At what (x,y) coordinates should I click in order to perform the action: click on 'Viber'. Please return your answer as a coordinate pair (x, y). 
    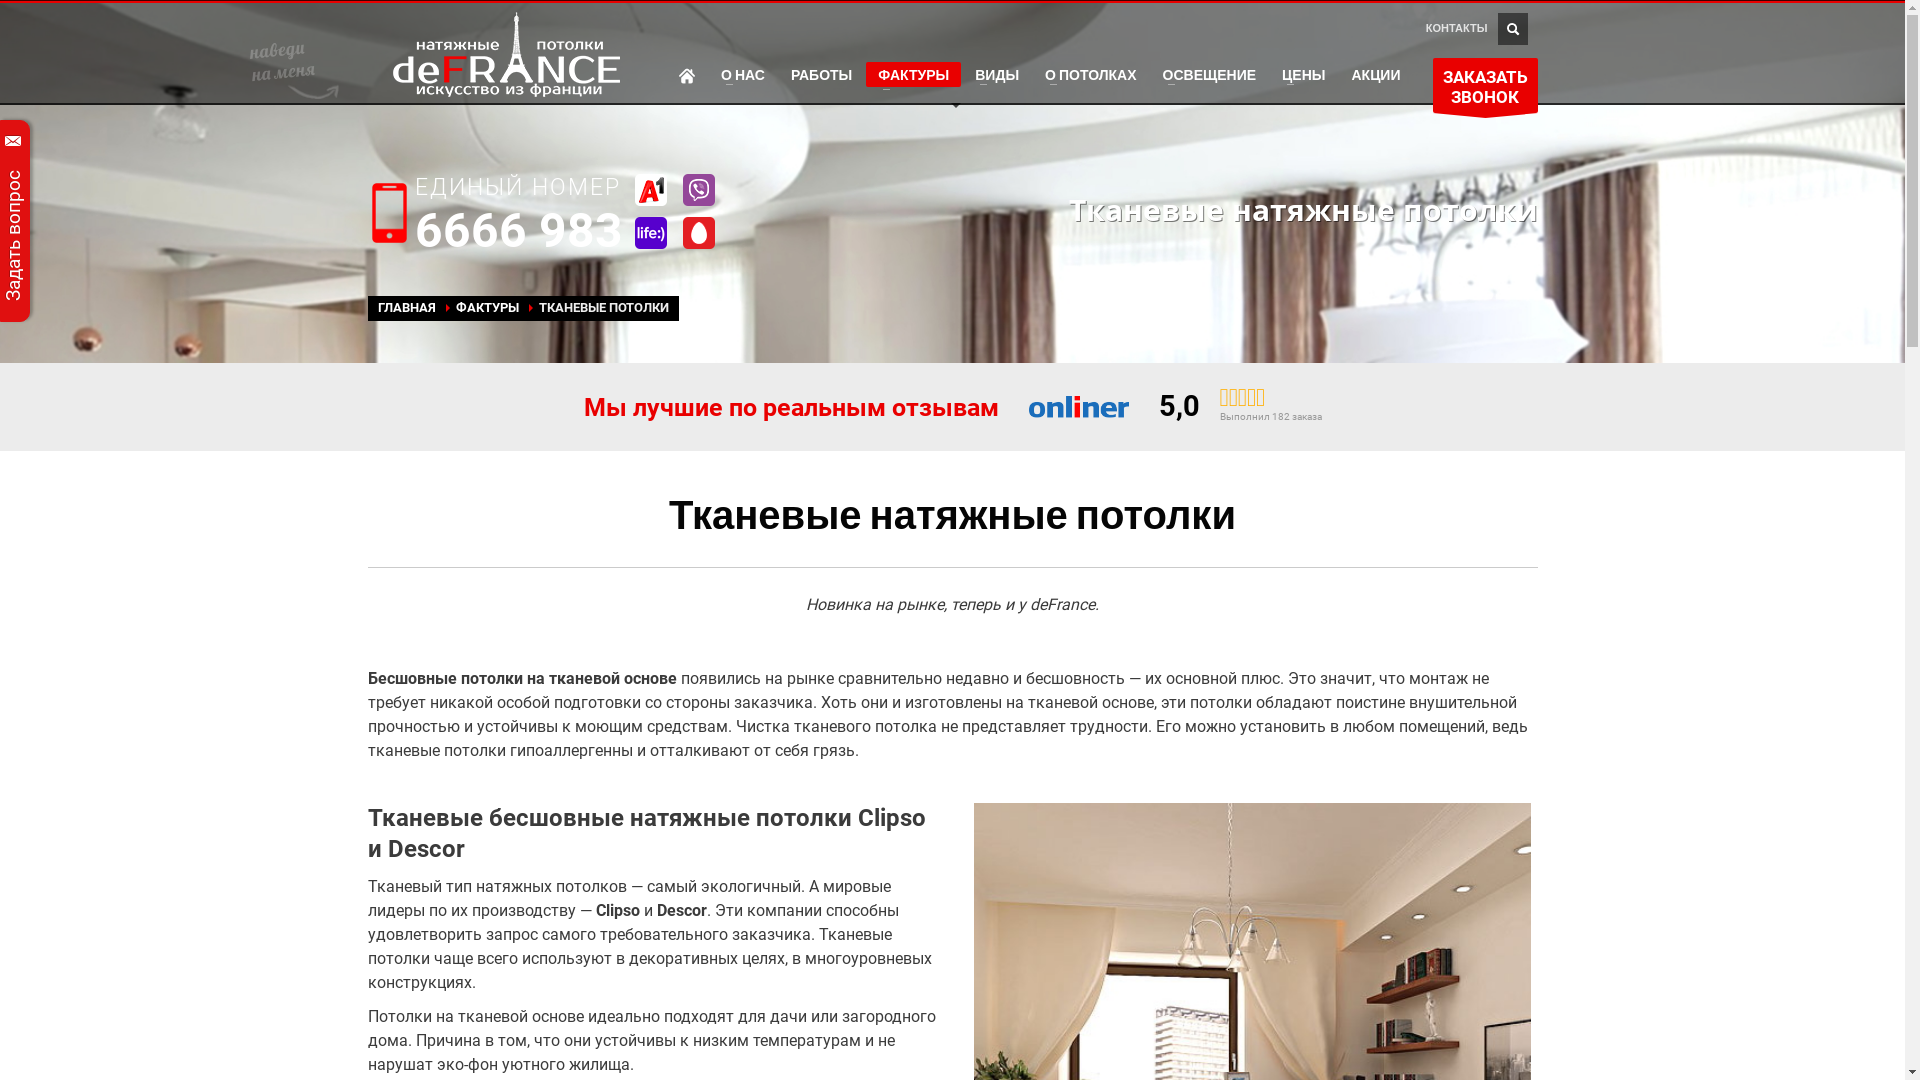
    Looking at the image, I should click on (697, 189).